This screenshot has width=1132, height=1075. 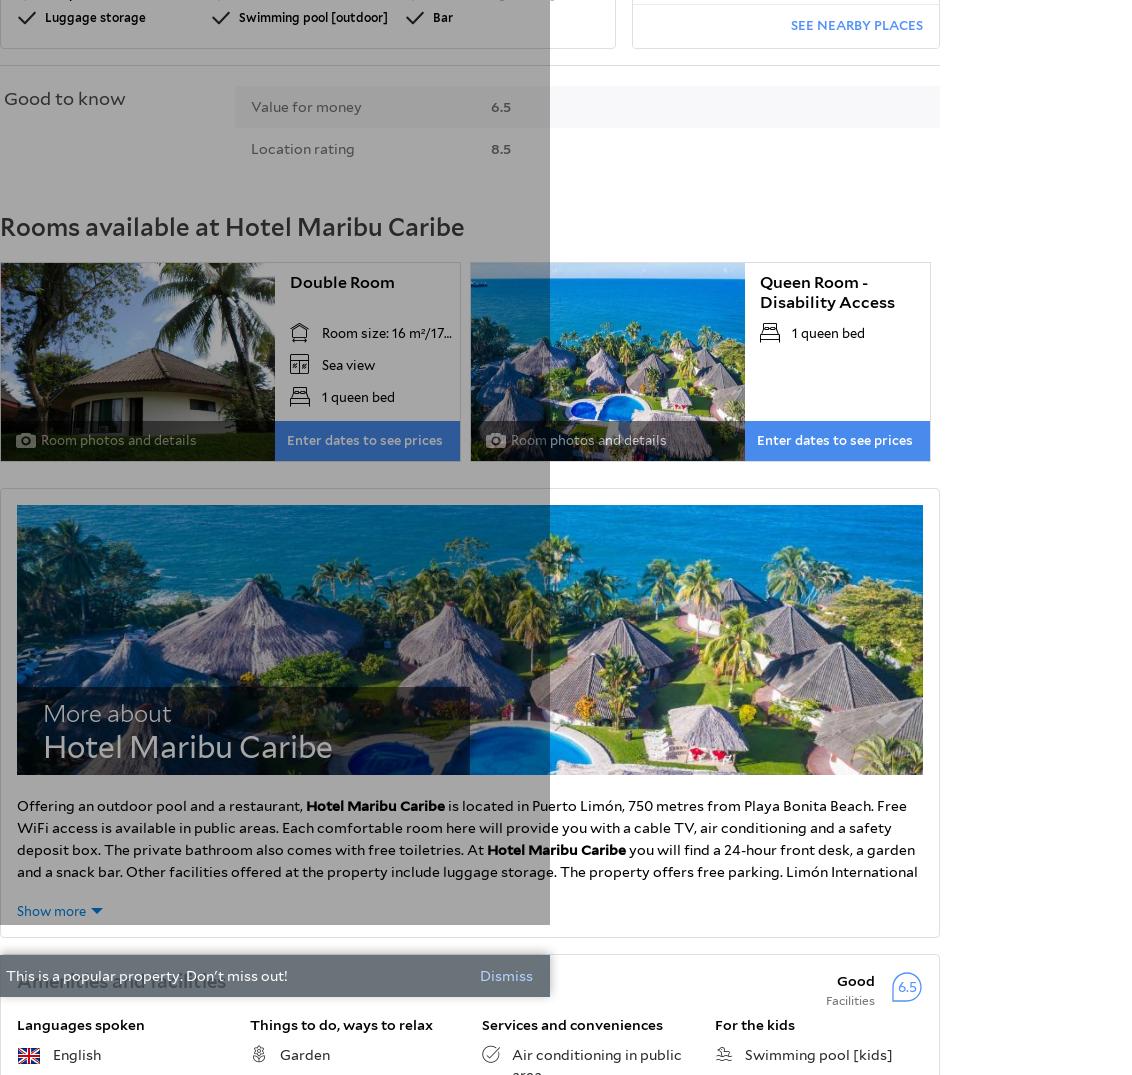 What do you see at coordinates (442, 15) in the screenshot?
I see `'Bar'` at bounding box center [442, 15].